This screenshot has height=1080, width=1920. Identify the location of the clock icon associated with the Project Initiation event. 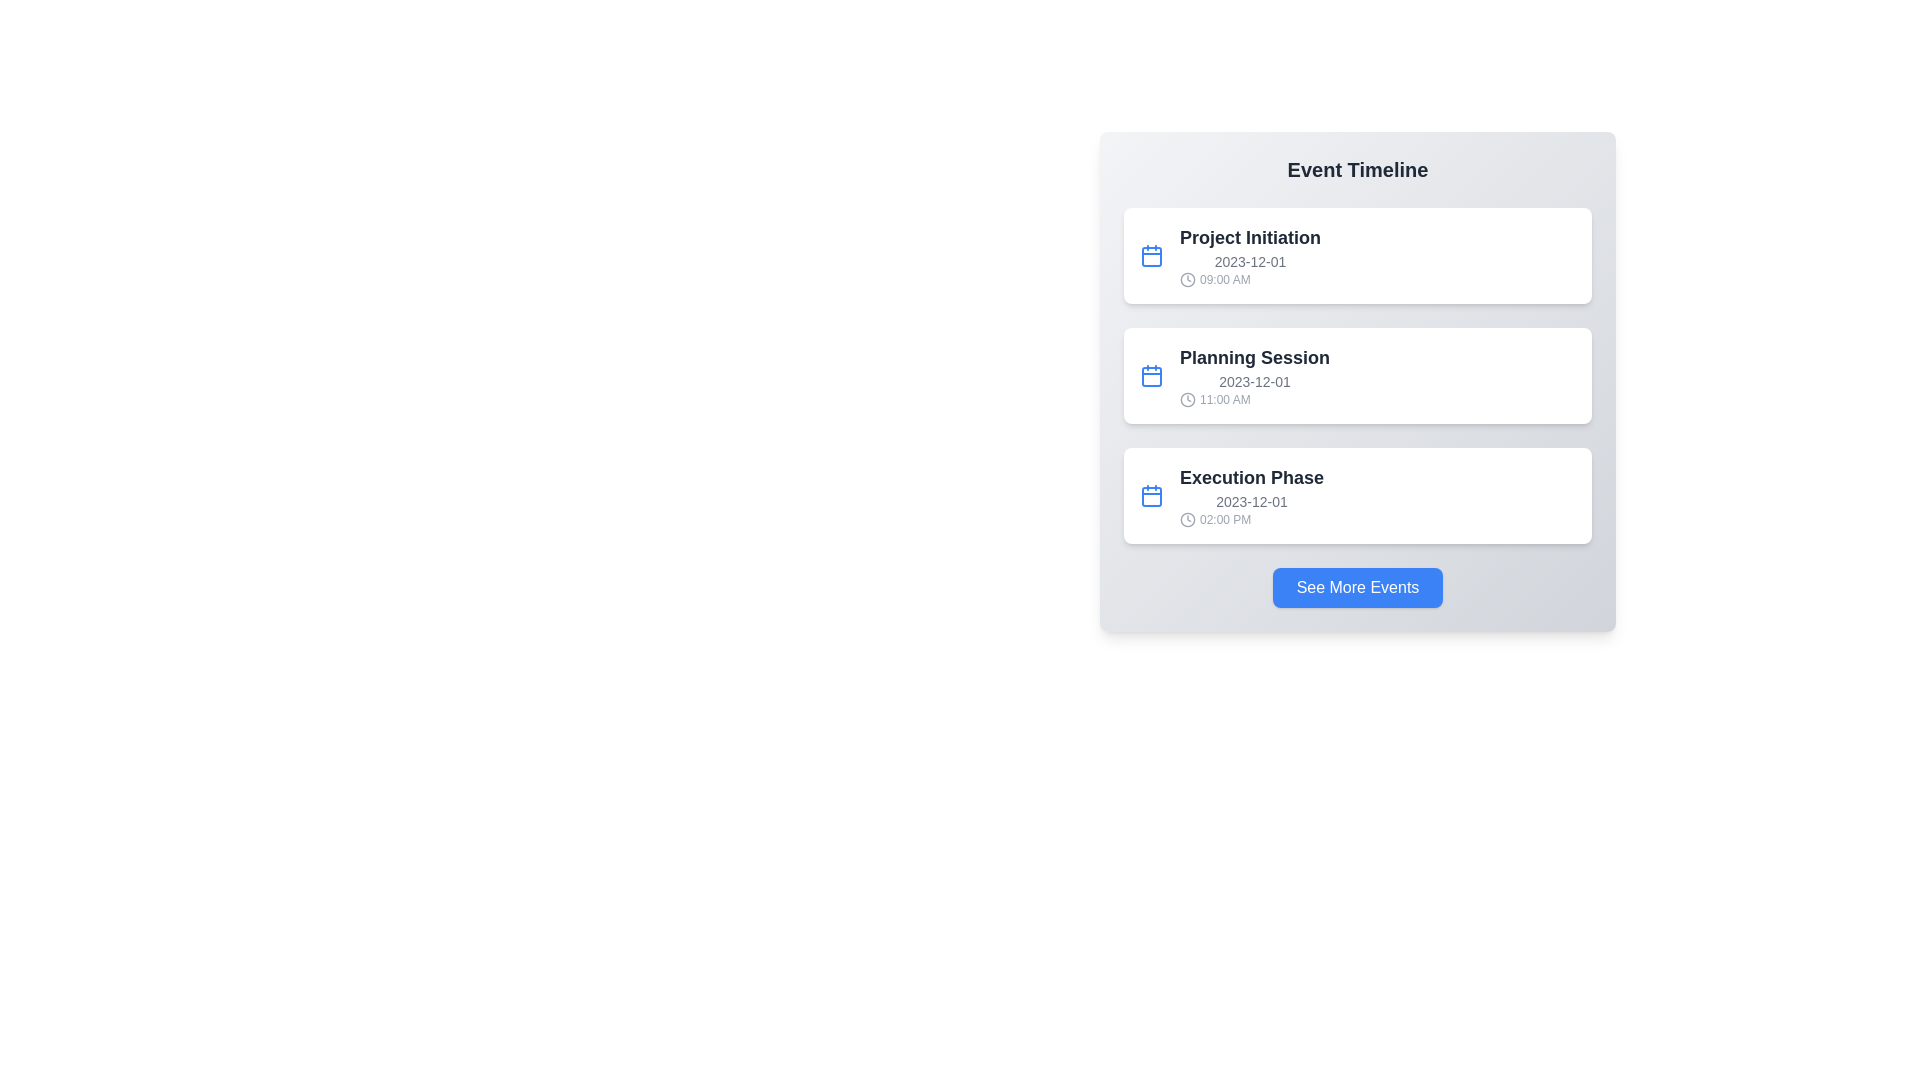
(1188, 280).